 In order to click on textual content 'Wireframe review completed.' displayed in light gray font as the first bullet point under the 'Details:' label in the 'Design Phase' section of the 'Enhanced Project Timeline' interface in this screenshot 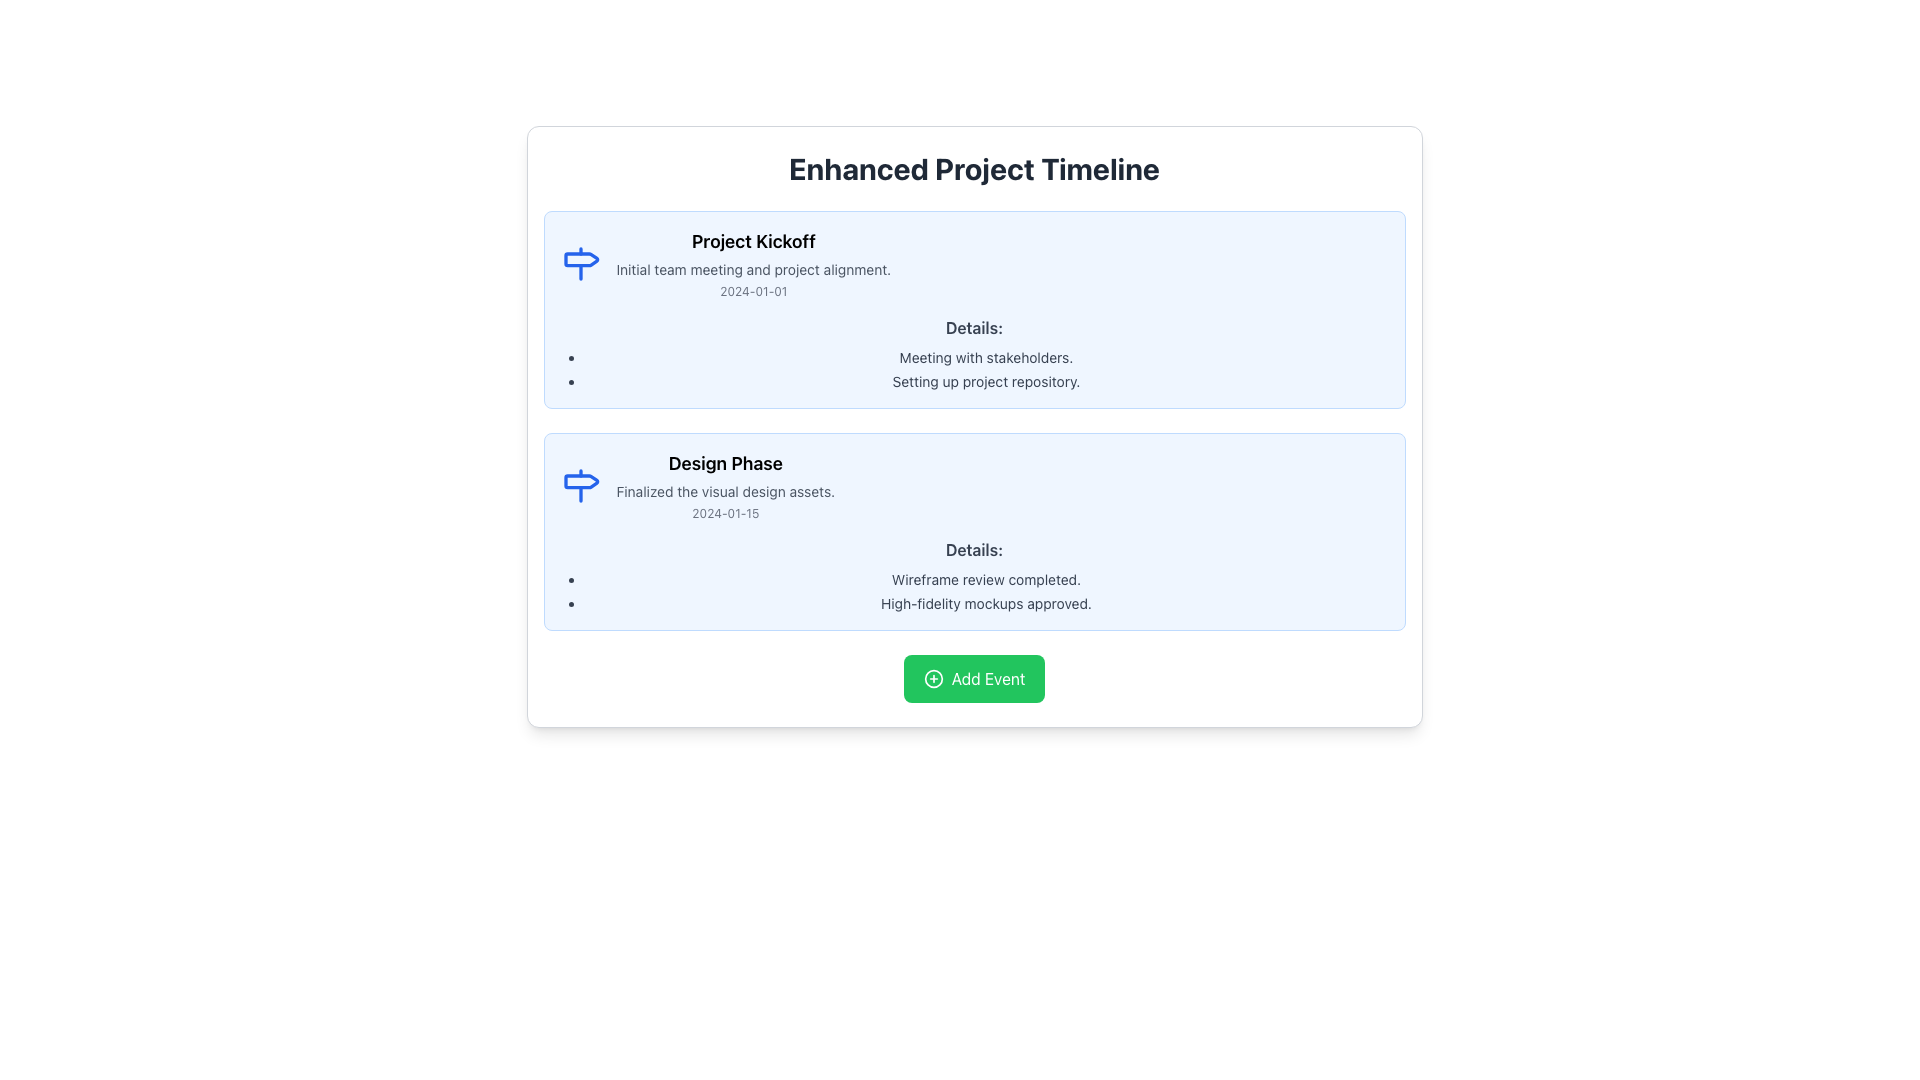, I will do `click(986, 579)`.